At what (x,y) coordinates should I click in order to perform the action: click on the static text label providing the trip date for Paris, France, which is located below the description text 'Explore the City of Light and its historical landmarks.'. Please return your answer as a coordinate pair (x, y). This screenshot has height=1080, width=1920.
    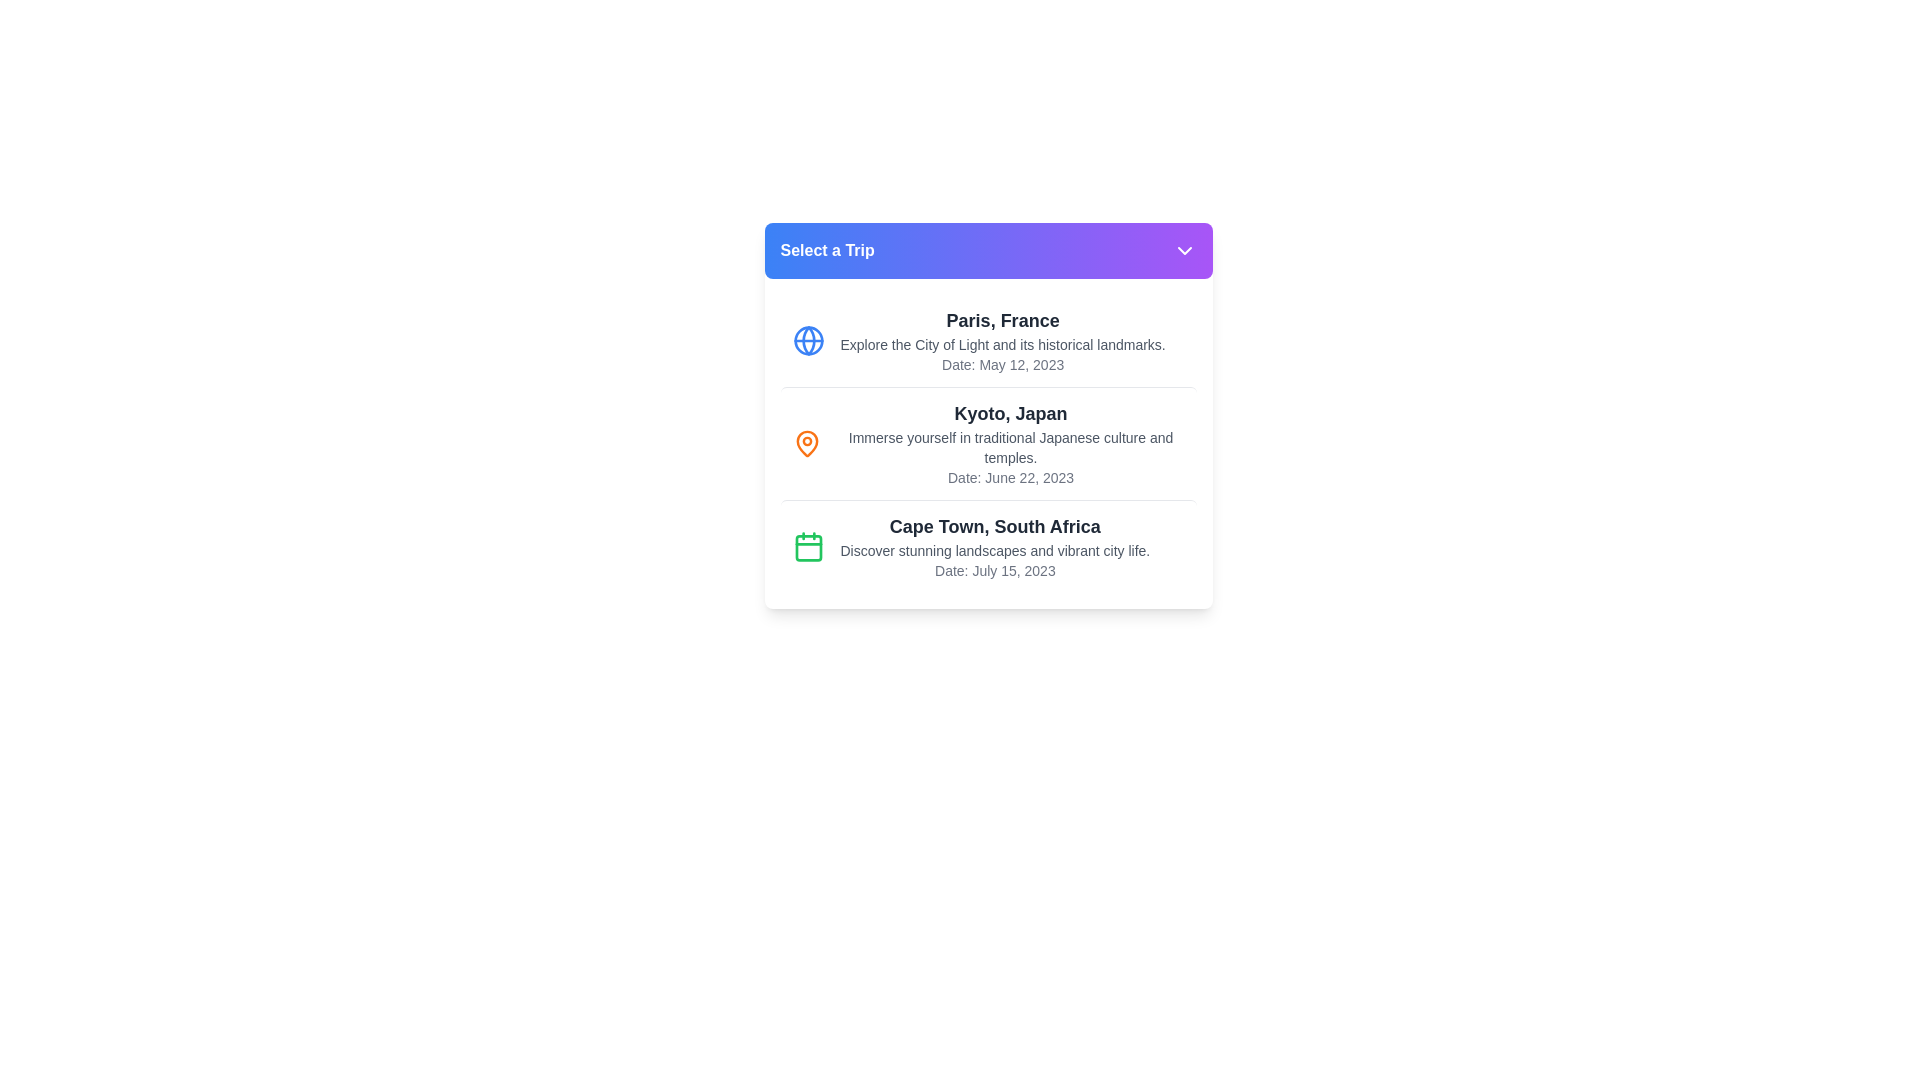
    Looking at the image, I should click on (1003, 365).